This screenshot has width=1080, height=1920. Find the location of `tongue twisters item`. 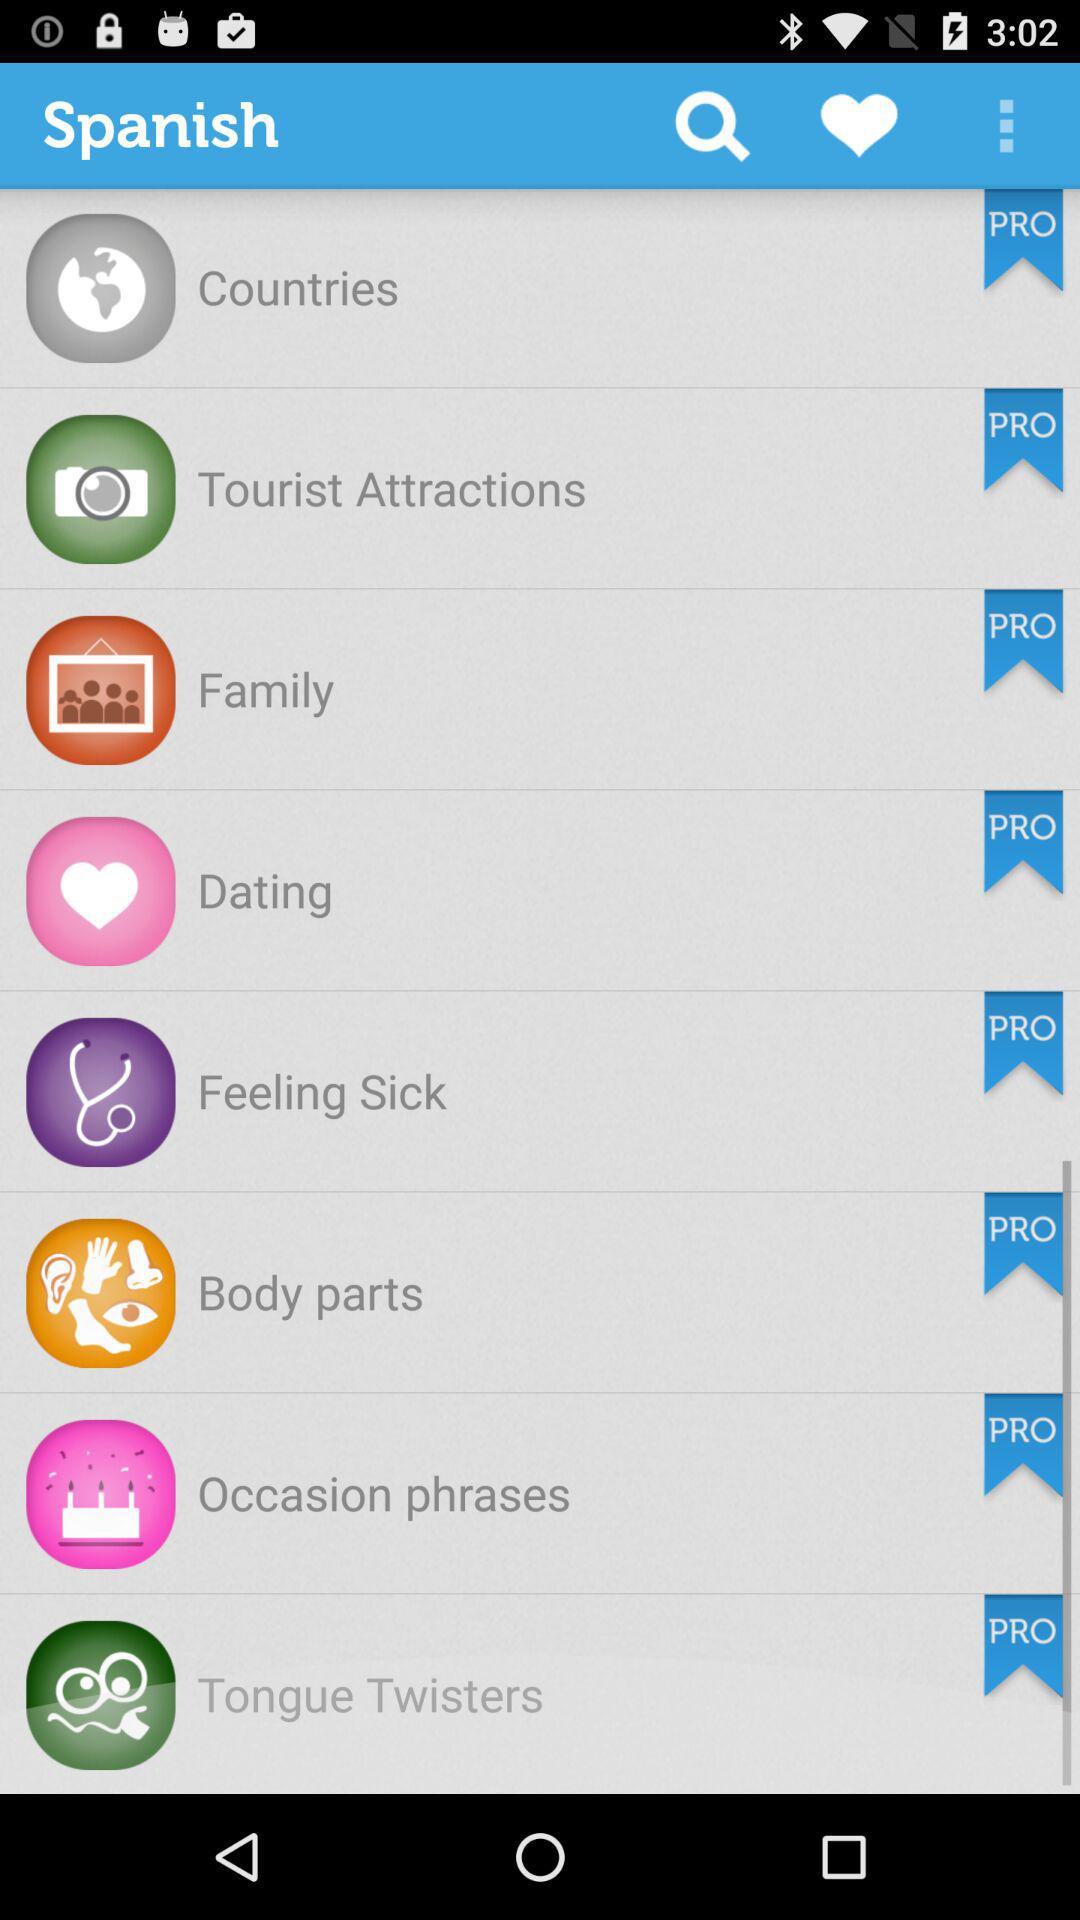

tongue twisters item is located at coordinates (370, 1692).